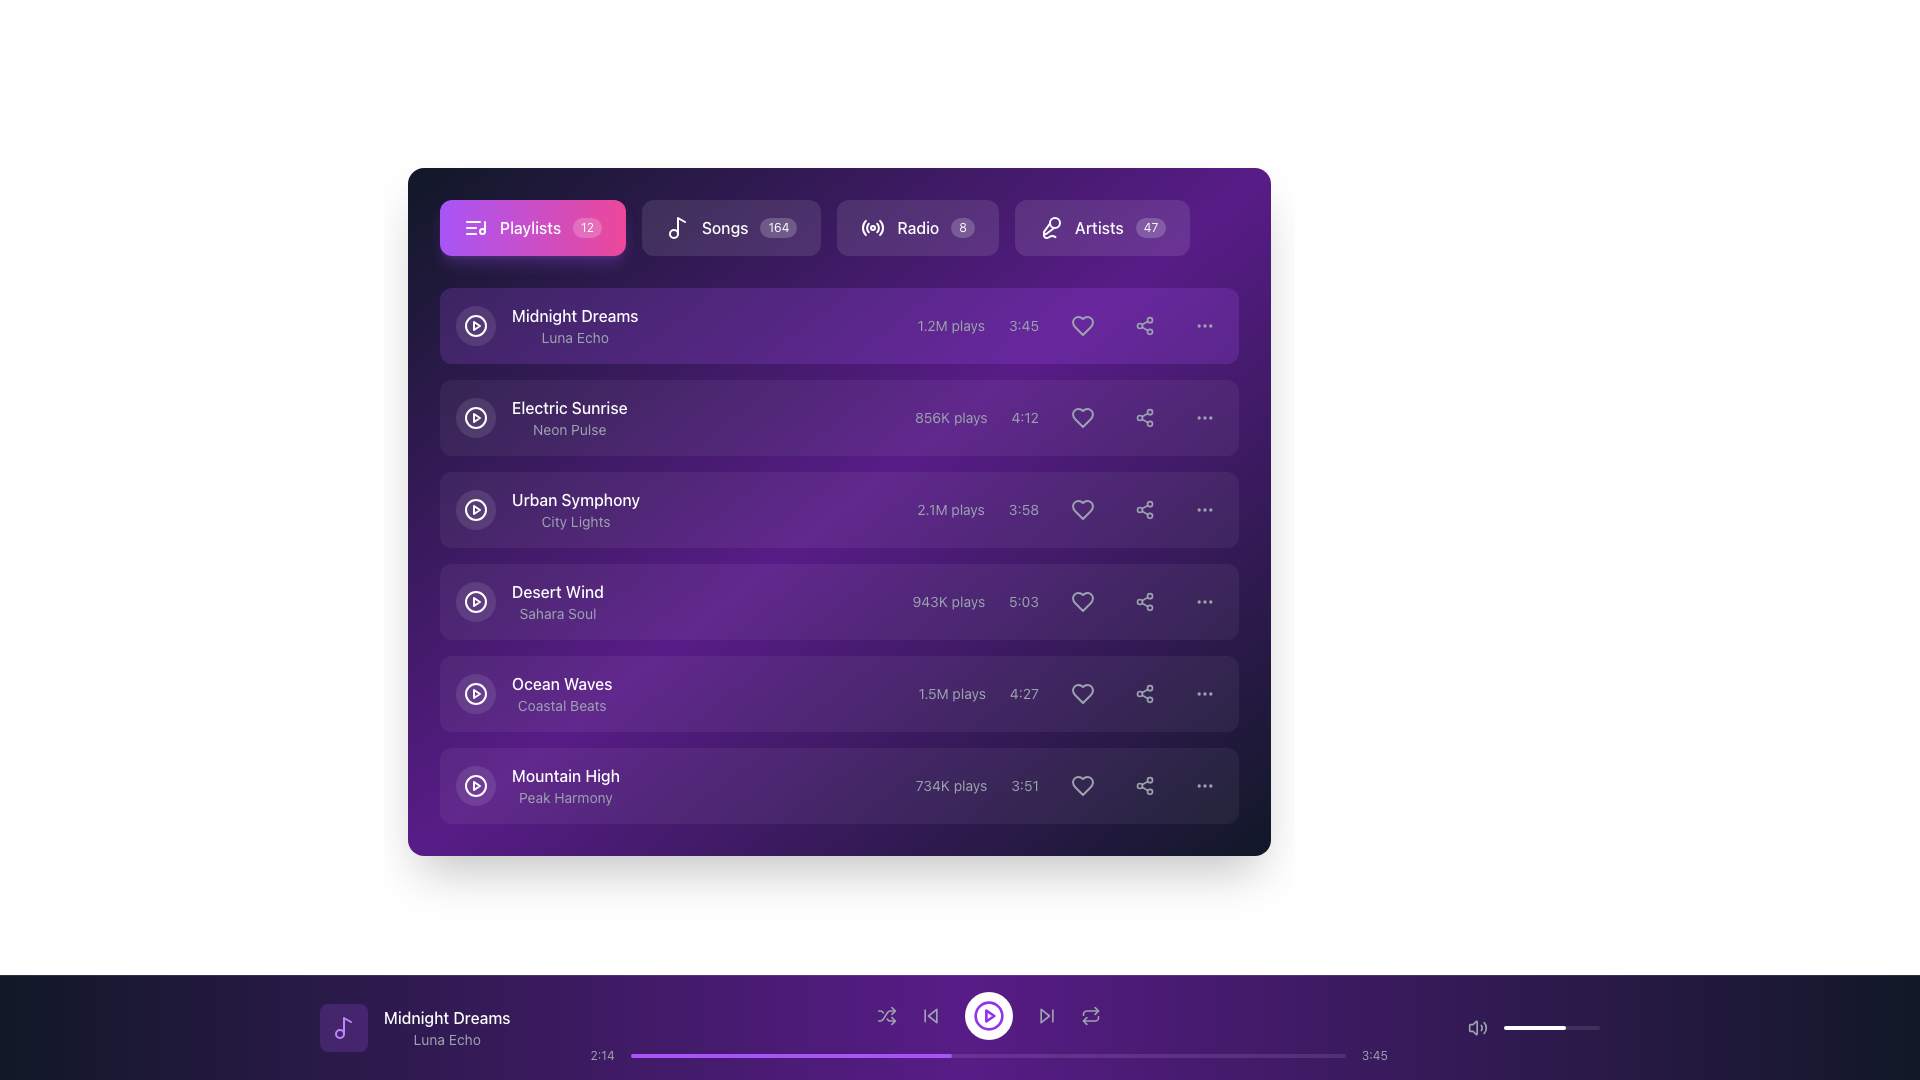 This screenshot has height=1080, width=1920. What do you see at coordinates (529, 600) in the screenshot?
I see `the composite UI component that consists of a bold white text label 'Desert Wind' and a smaller gray text 'Sahara Soul', along with a circular button with a play icon` at bounding box center [529, 600].